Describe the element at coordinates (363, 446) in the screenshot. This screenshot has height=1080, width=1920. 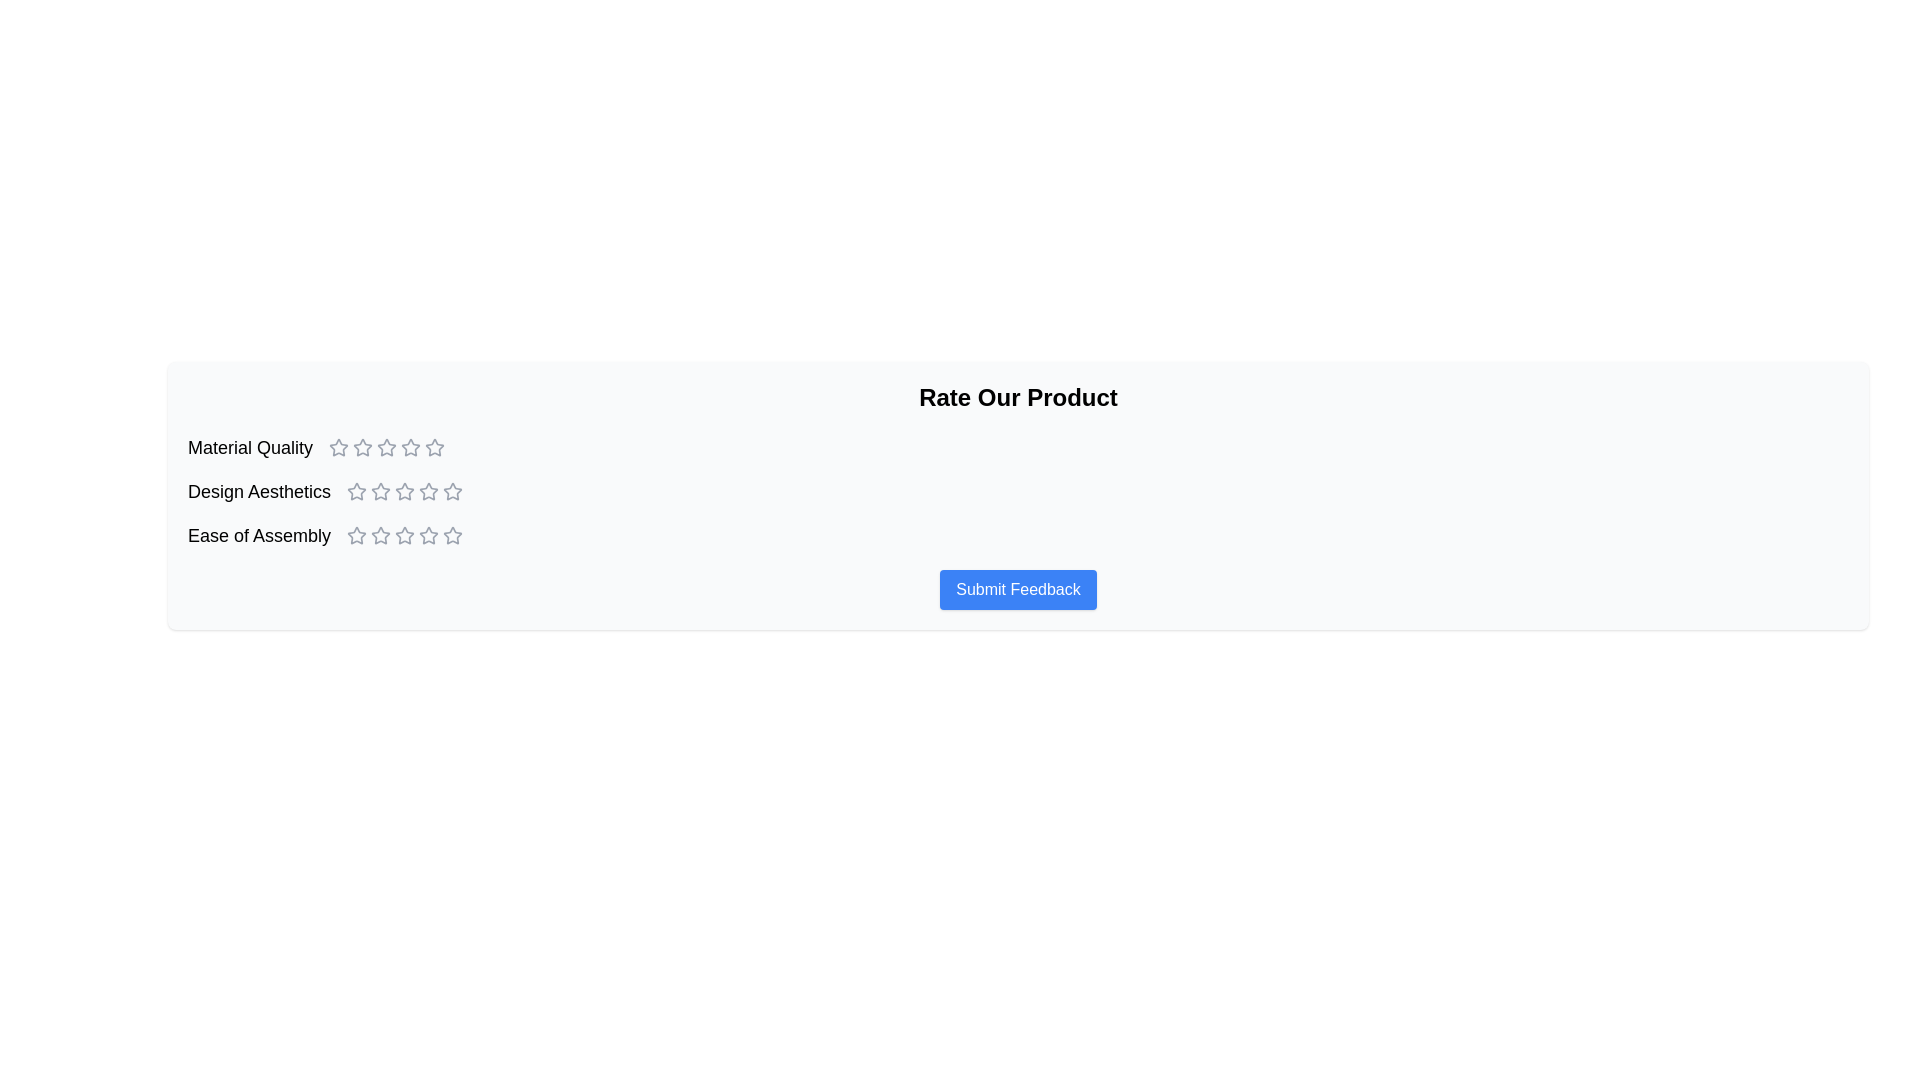
I see `the first star icon to provide a one-star rating for 'Material Quality' in the rating card` at that location.